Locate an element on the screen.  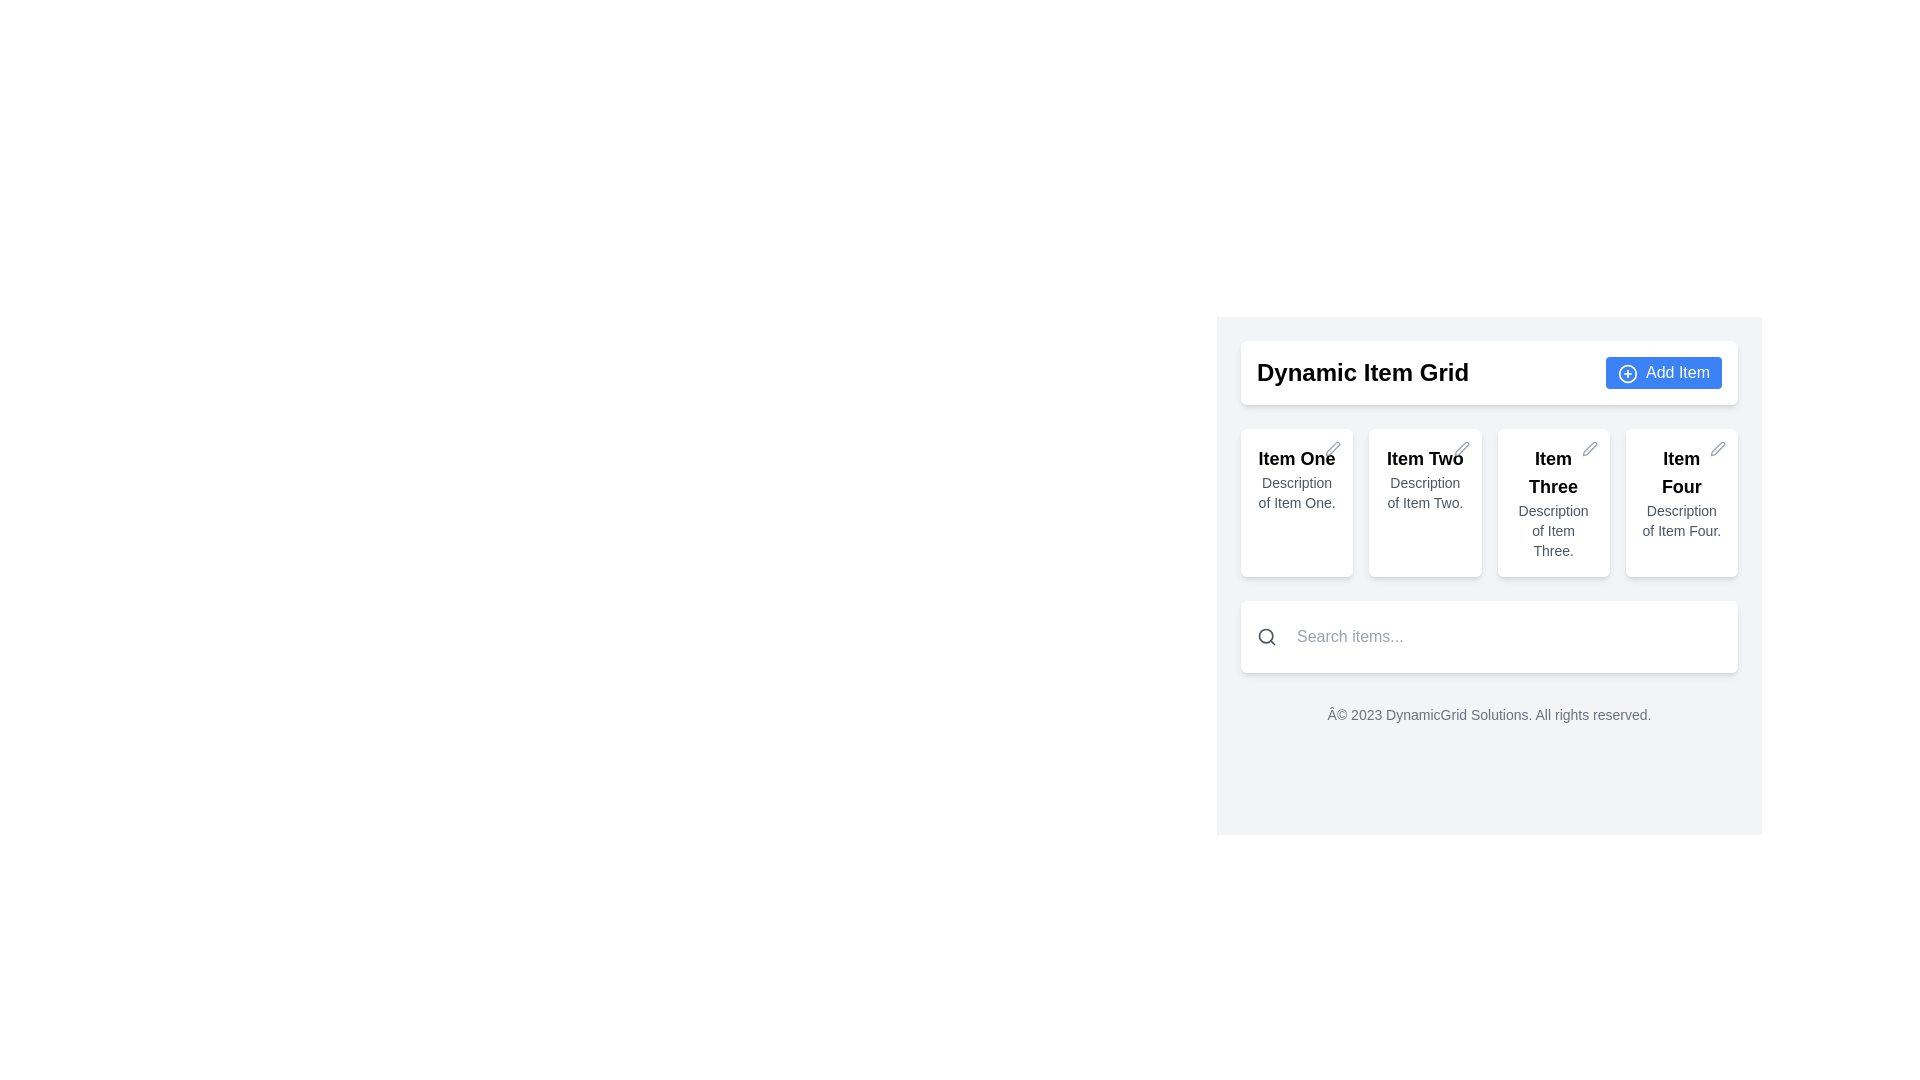
the descriptive text located beneath the heading 'Item Four' in the grid layout is located at coordinates (1680, 519).